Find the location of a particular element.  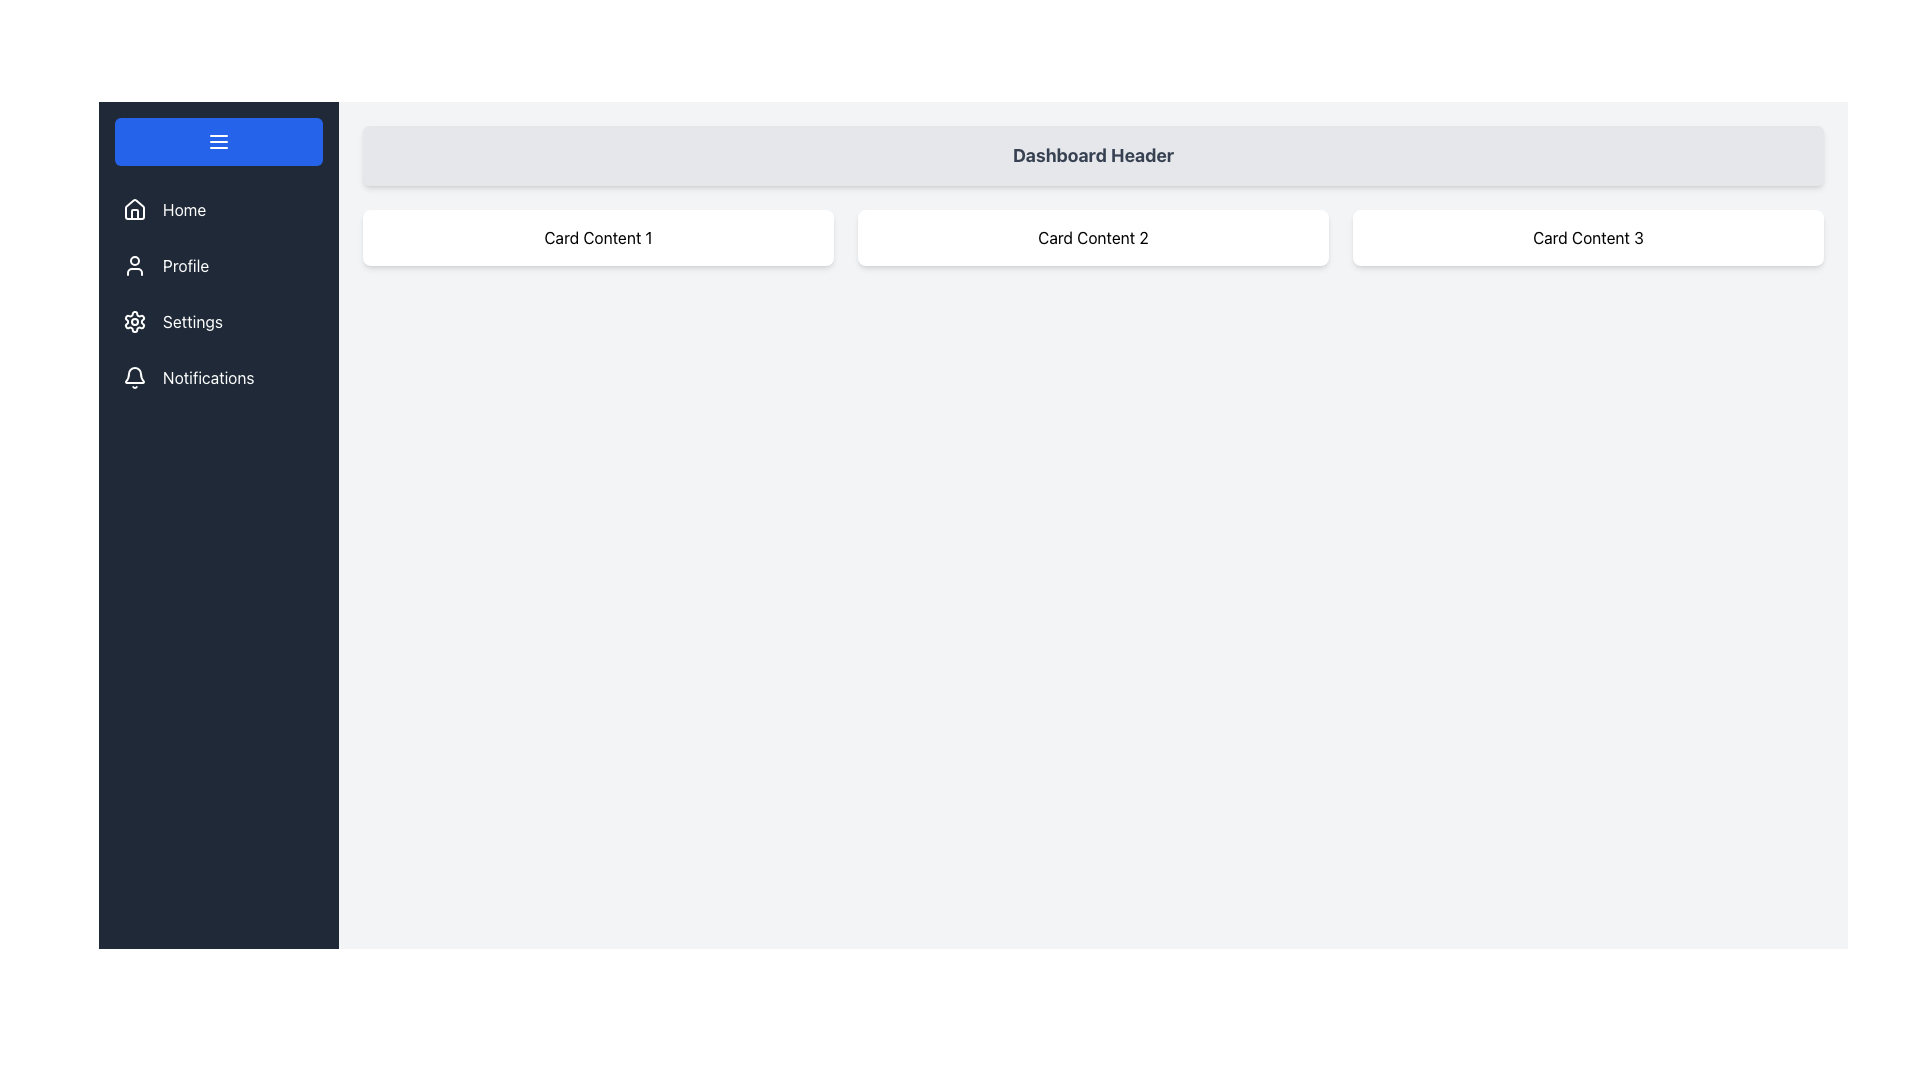

the 'Home' text label in the vertical navigation menu, which is styled in white text against a dark background and positioned next to a house icon is located at coordinates (184, 209).